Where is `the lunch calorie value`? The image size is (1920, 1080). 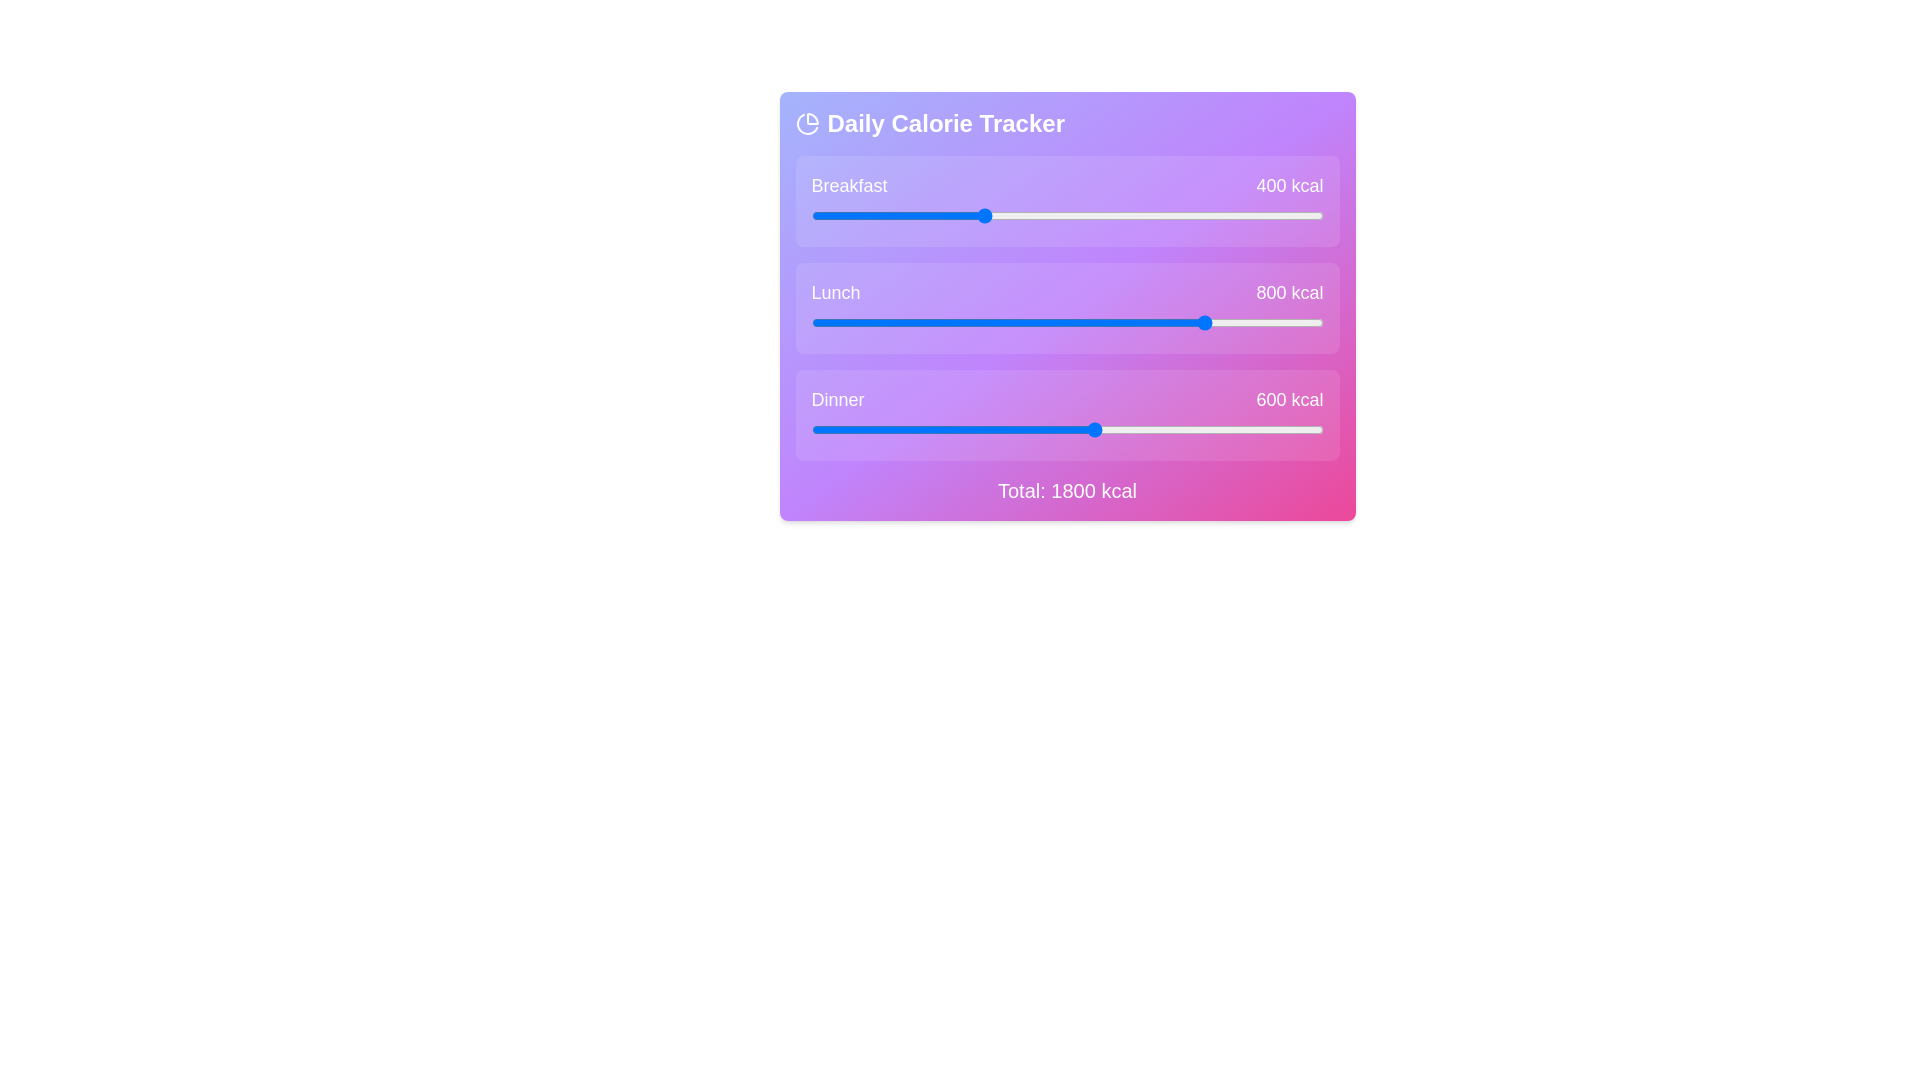
the lunch calorie value is located at coordinates (1315, 322).